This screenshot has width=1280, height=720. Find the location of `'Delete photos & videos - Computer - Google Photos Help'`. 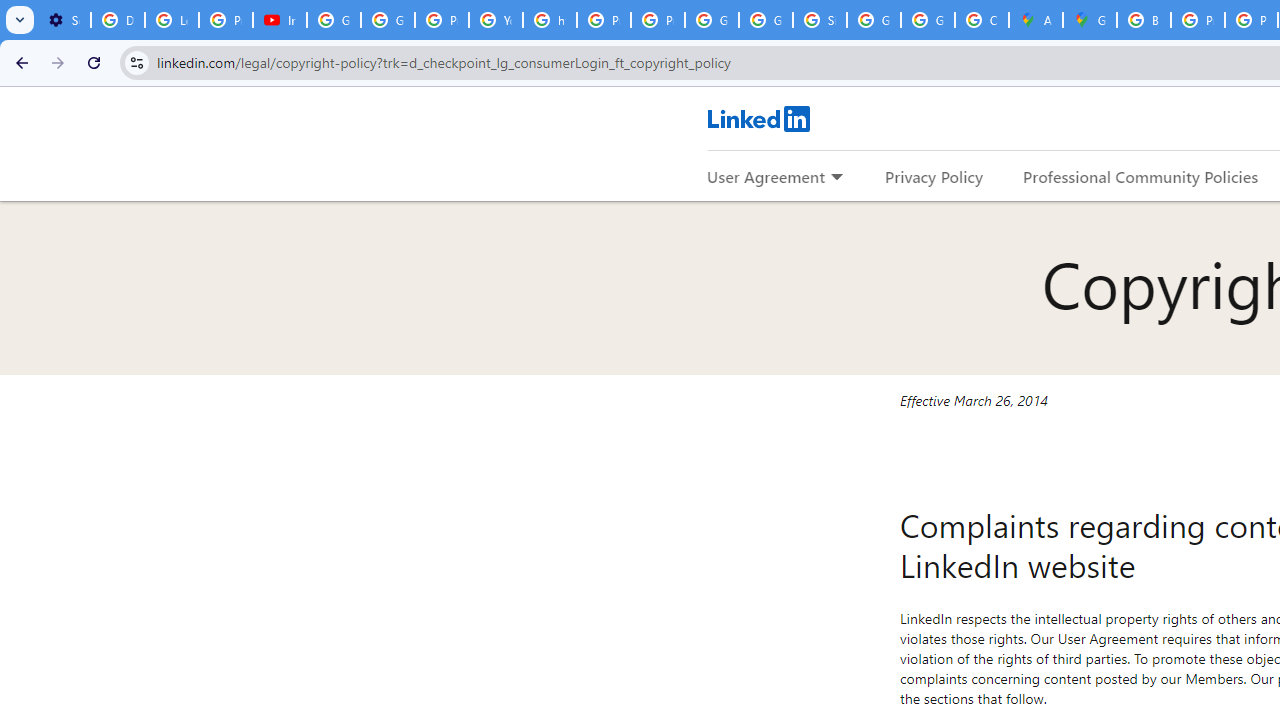

'Delete photos & videos - Computer - Google Photos Help' is located at coordinates (116, 20).